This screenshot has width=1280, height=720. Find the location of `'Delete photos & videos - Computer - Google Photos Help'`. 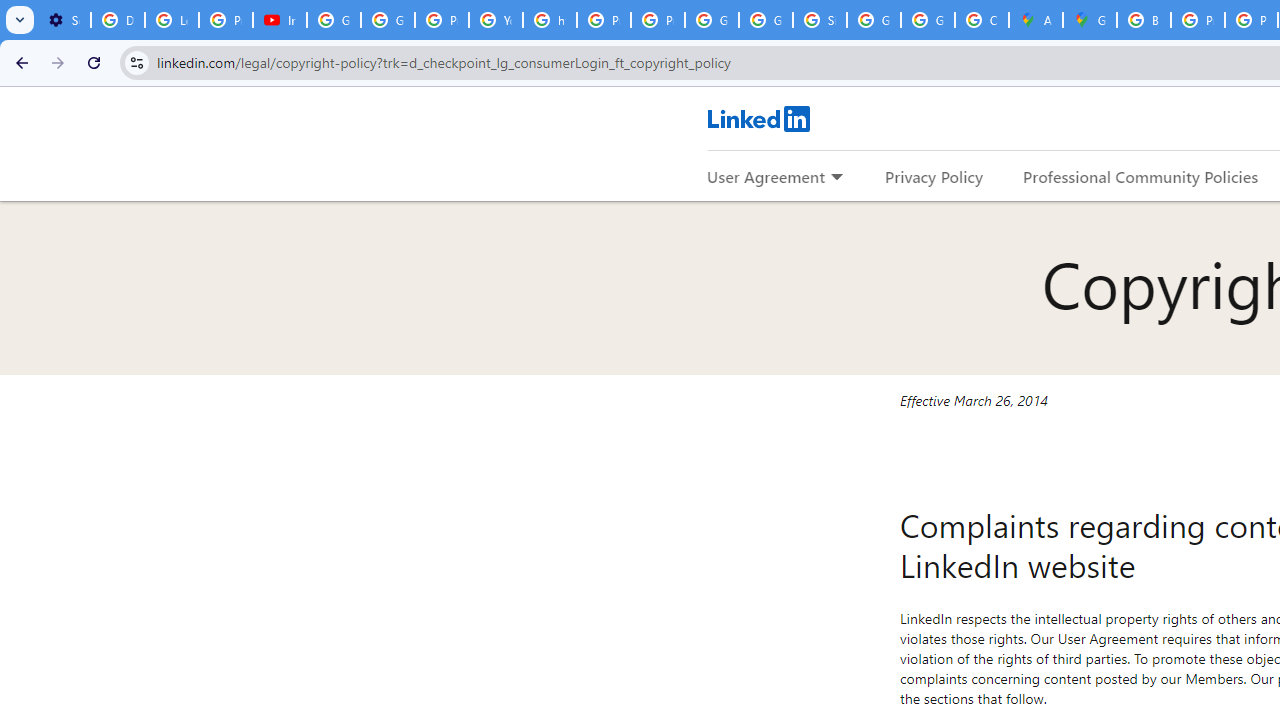

'Delete photos & videos - Computer - Google Photos Help' is located at coordinates (116, 20).